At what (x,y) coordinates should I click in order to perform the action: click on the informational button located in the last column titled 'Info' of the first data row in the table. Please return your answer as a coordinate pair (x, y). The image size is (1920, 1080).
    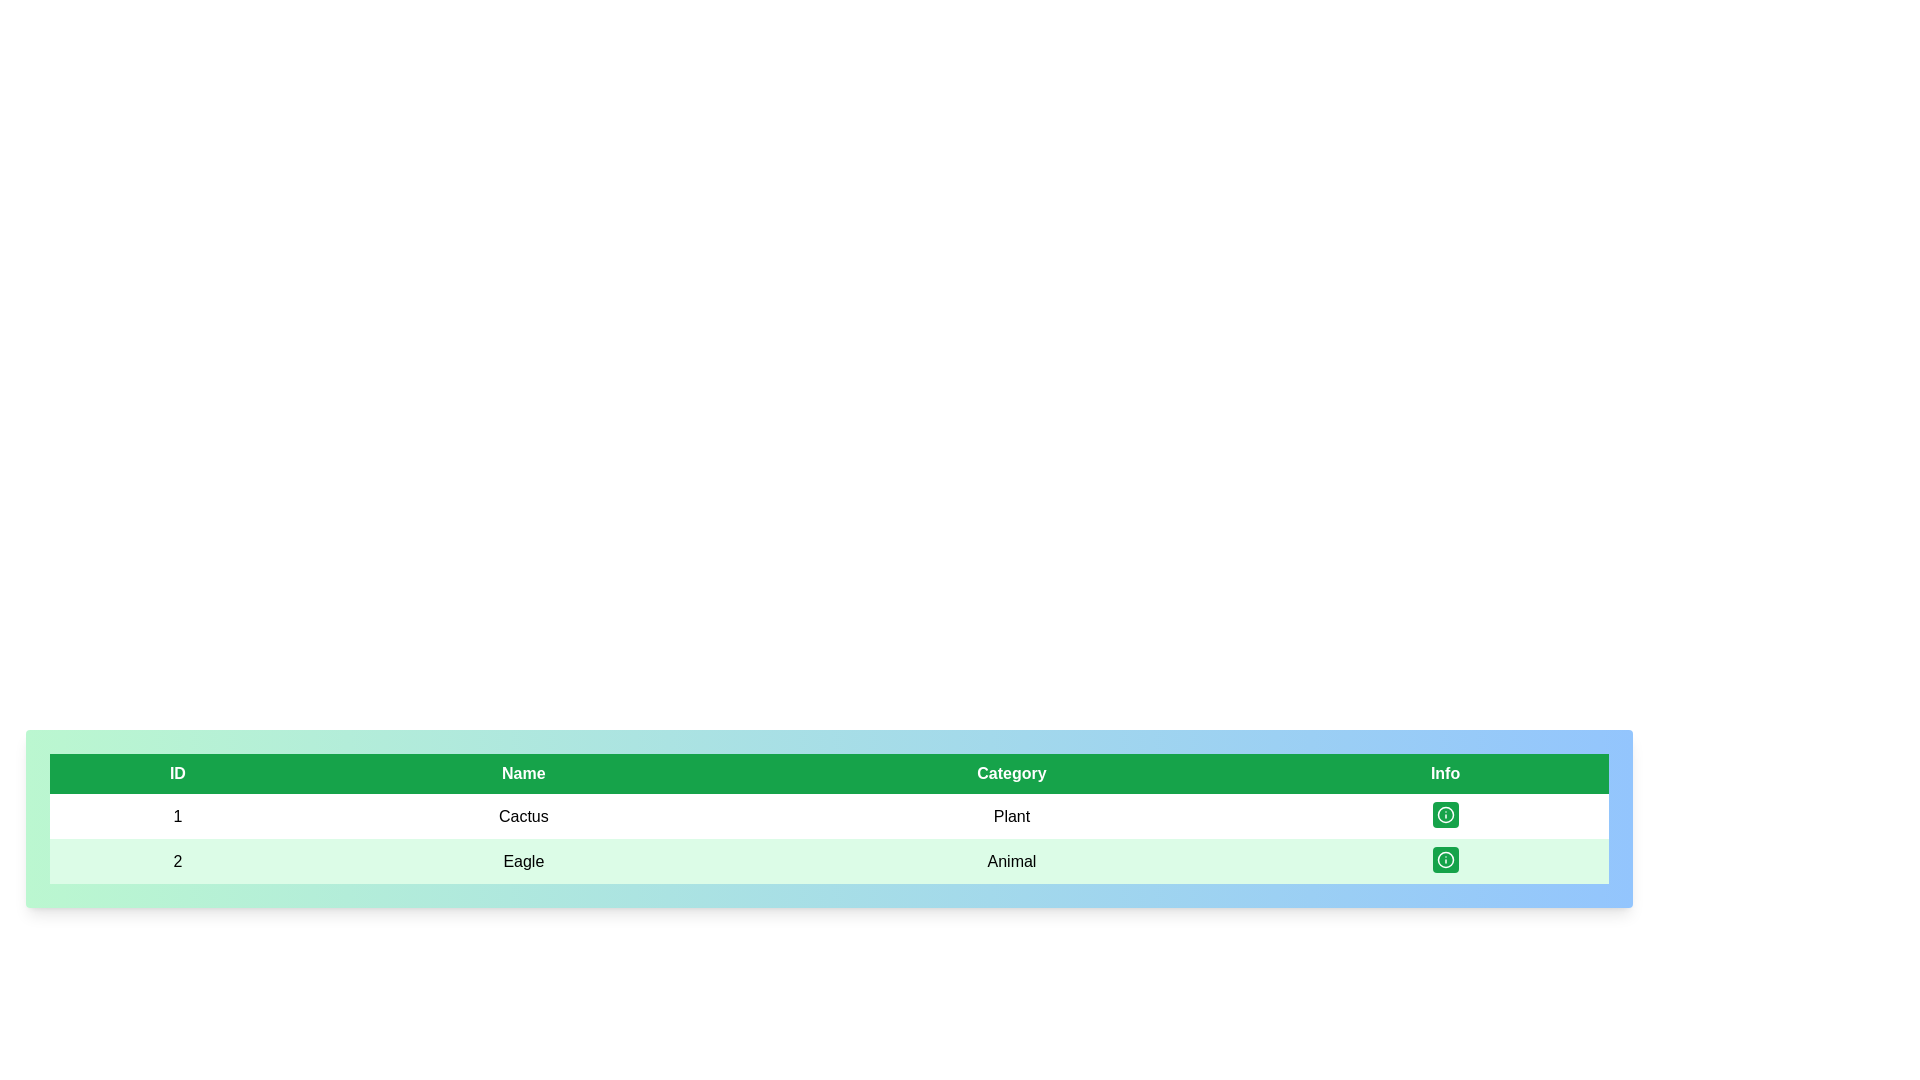
    Looking at the image, I should click on (1444, 814).